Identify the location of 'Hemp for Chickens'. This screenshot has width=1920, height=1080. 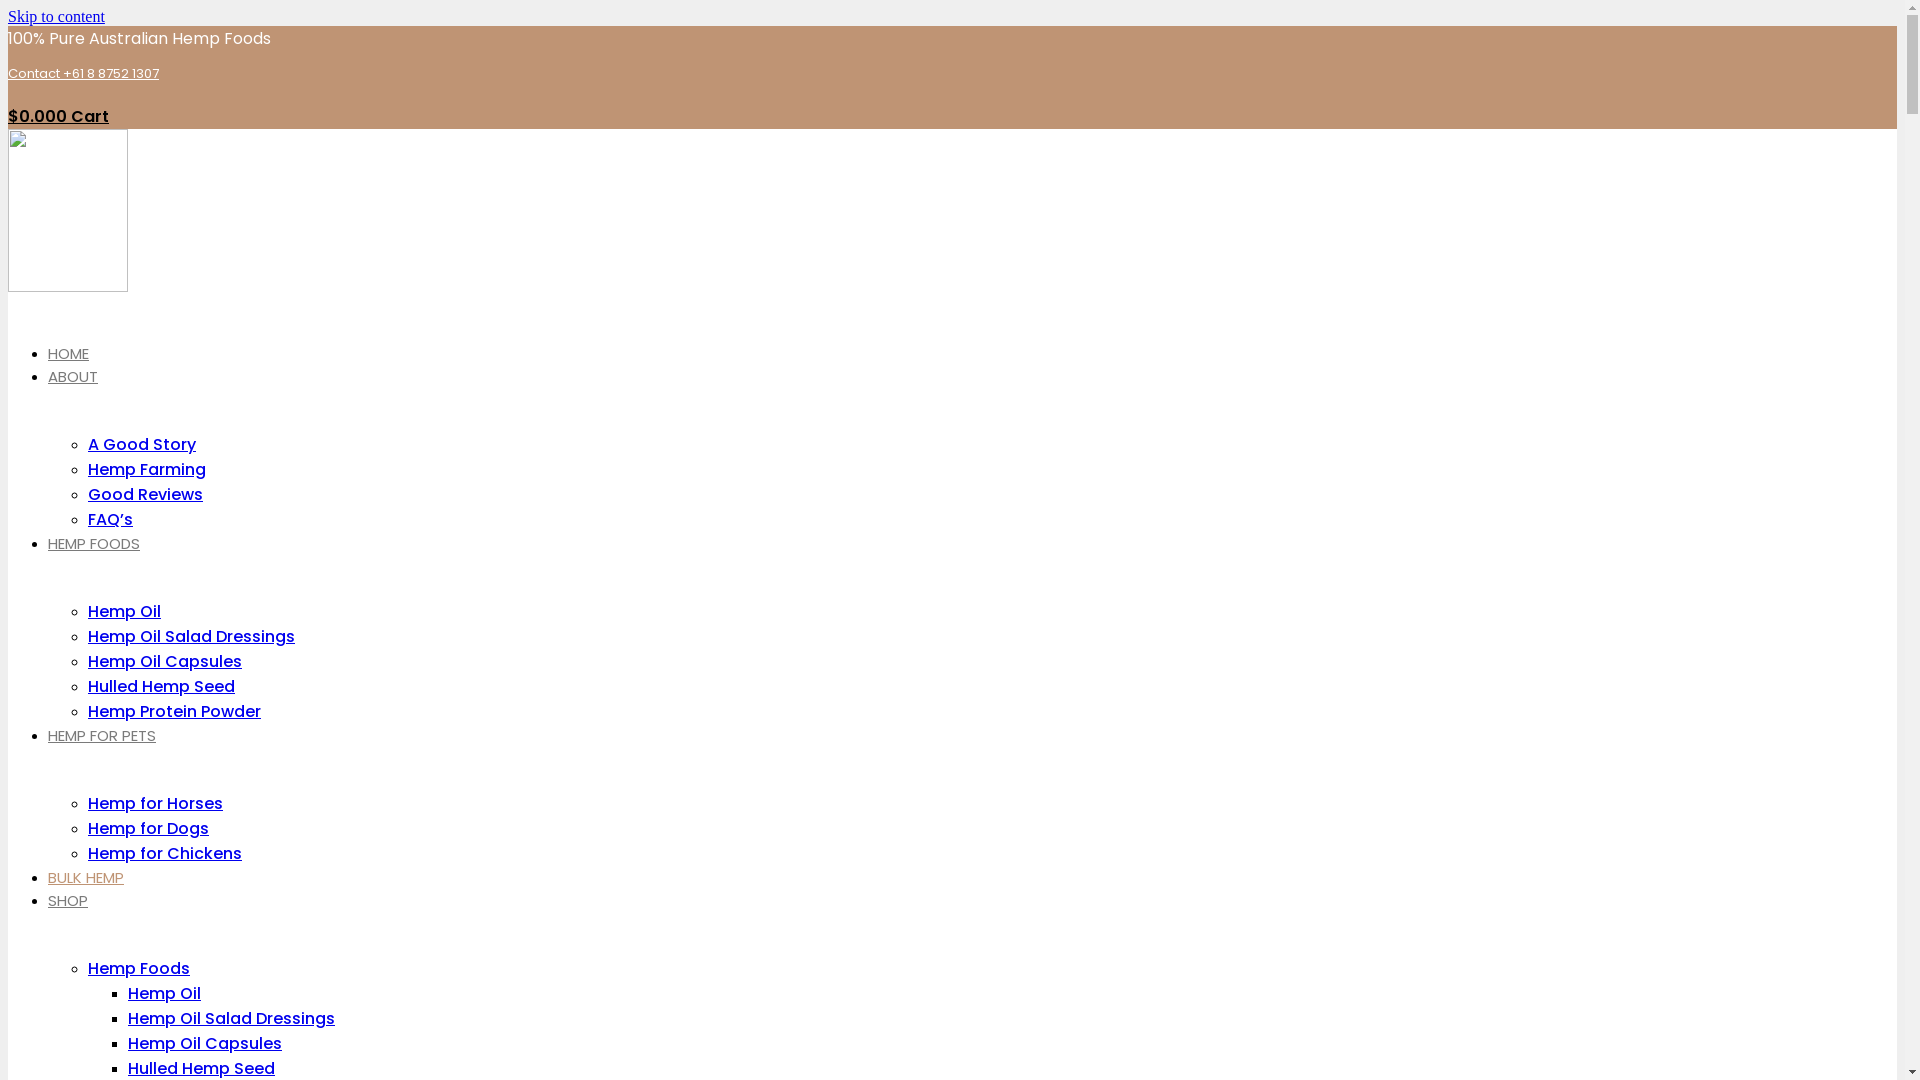
(164, 853).